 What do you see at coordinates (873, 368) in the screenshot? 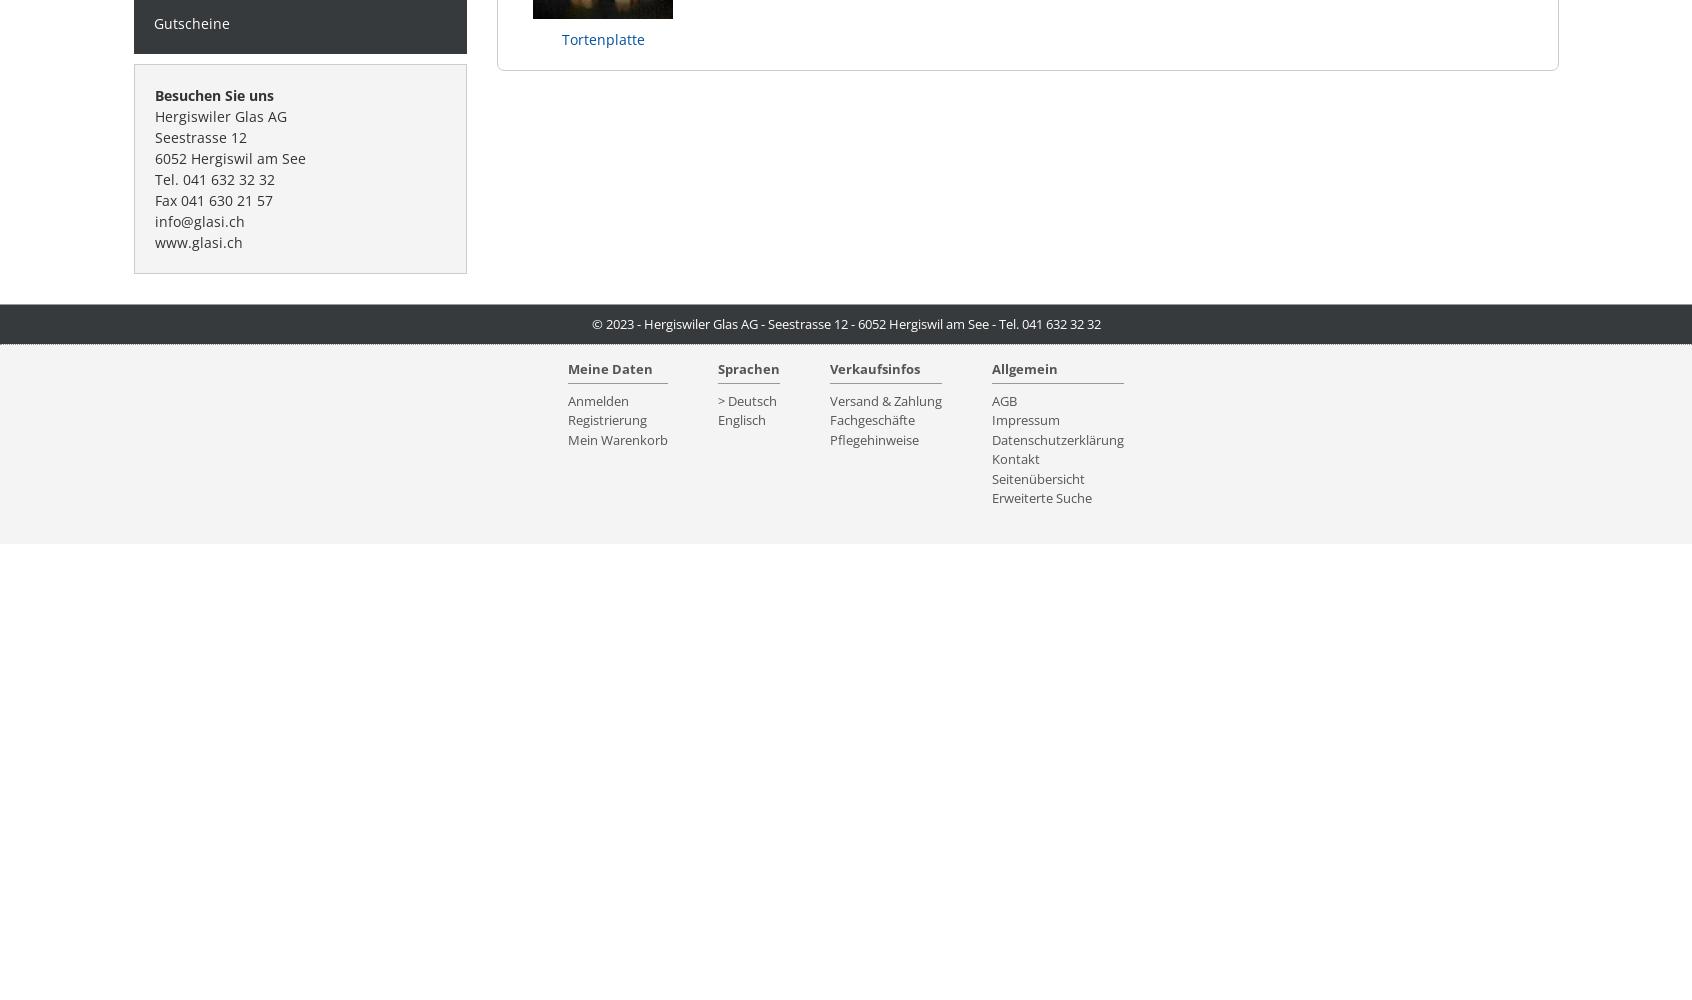
I see `'Verkaufsinfos'` at bounding box center [873, 368].